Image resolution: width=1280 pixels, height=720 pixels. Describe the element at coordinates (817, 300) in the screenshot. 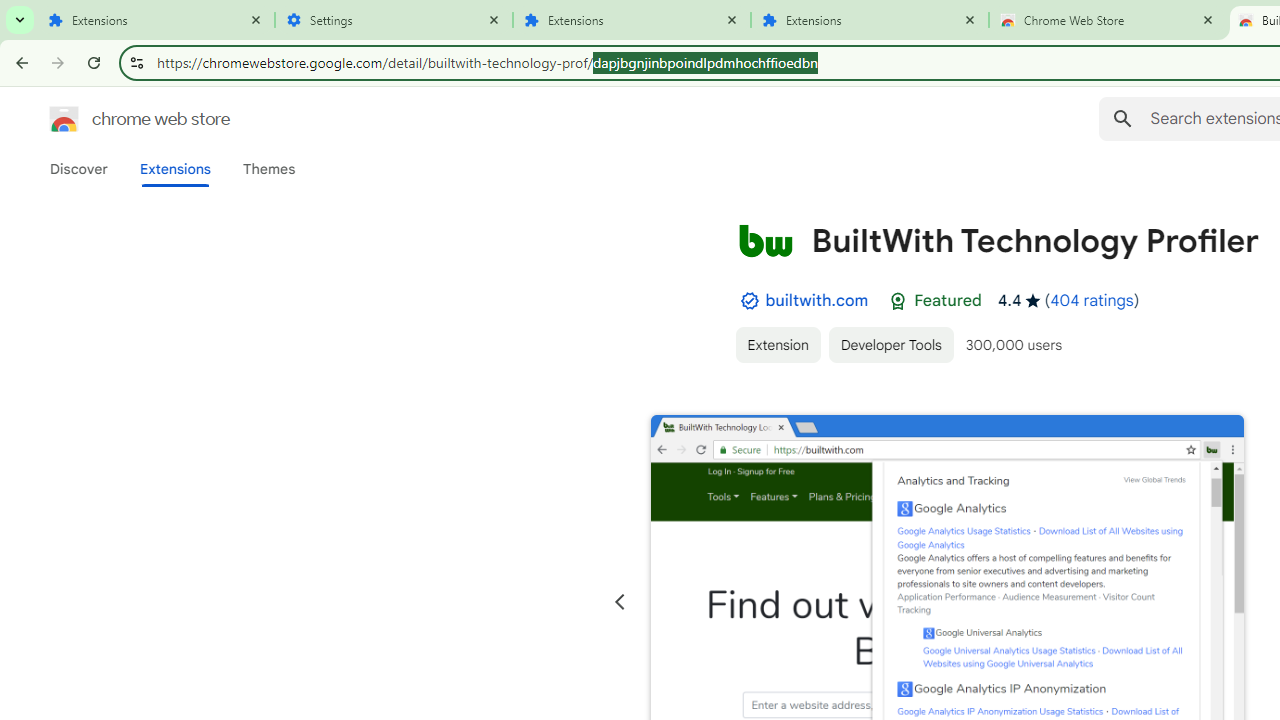

I see `'builtwith.com'` at that location.